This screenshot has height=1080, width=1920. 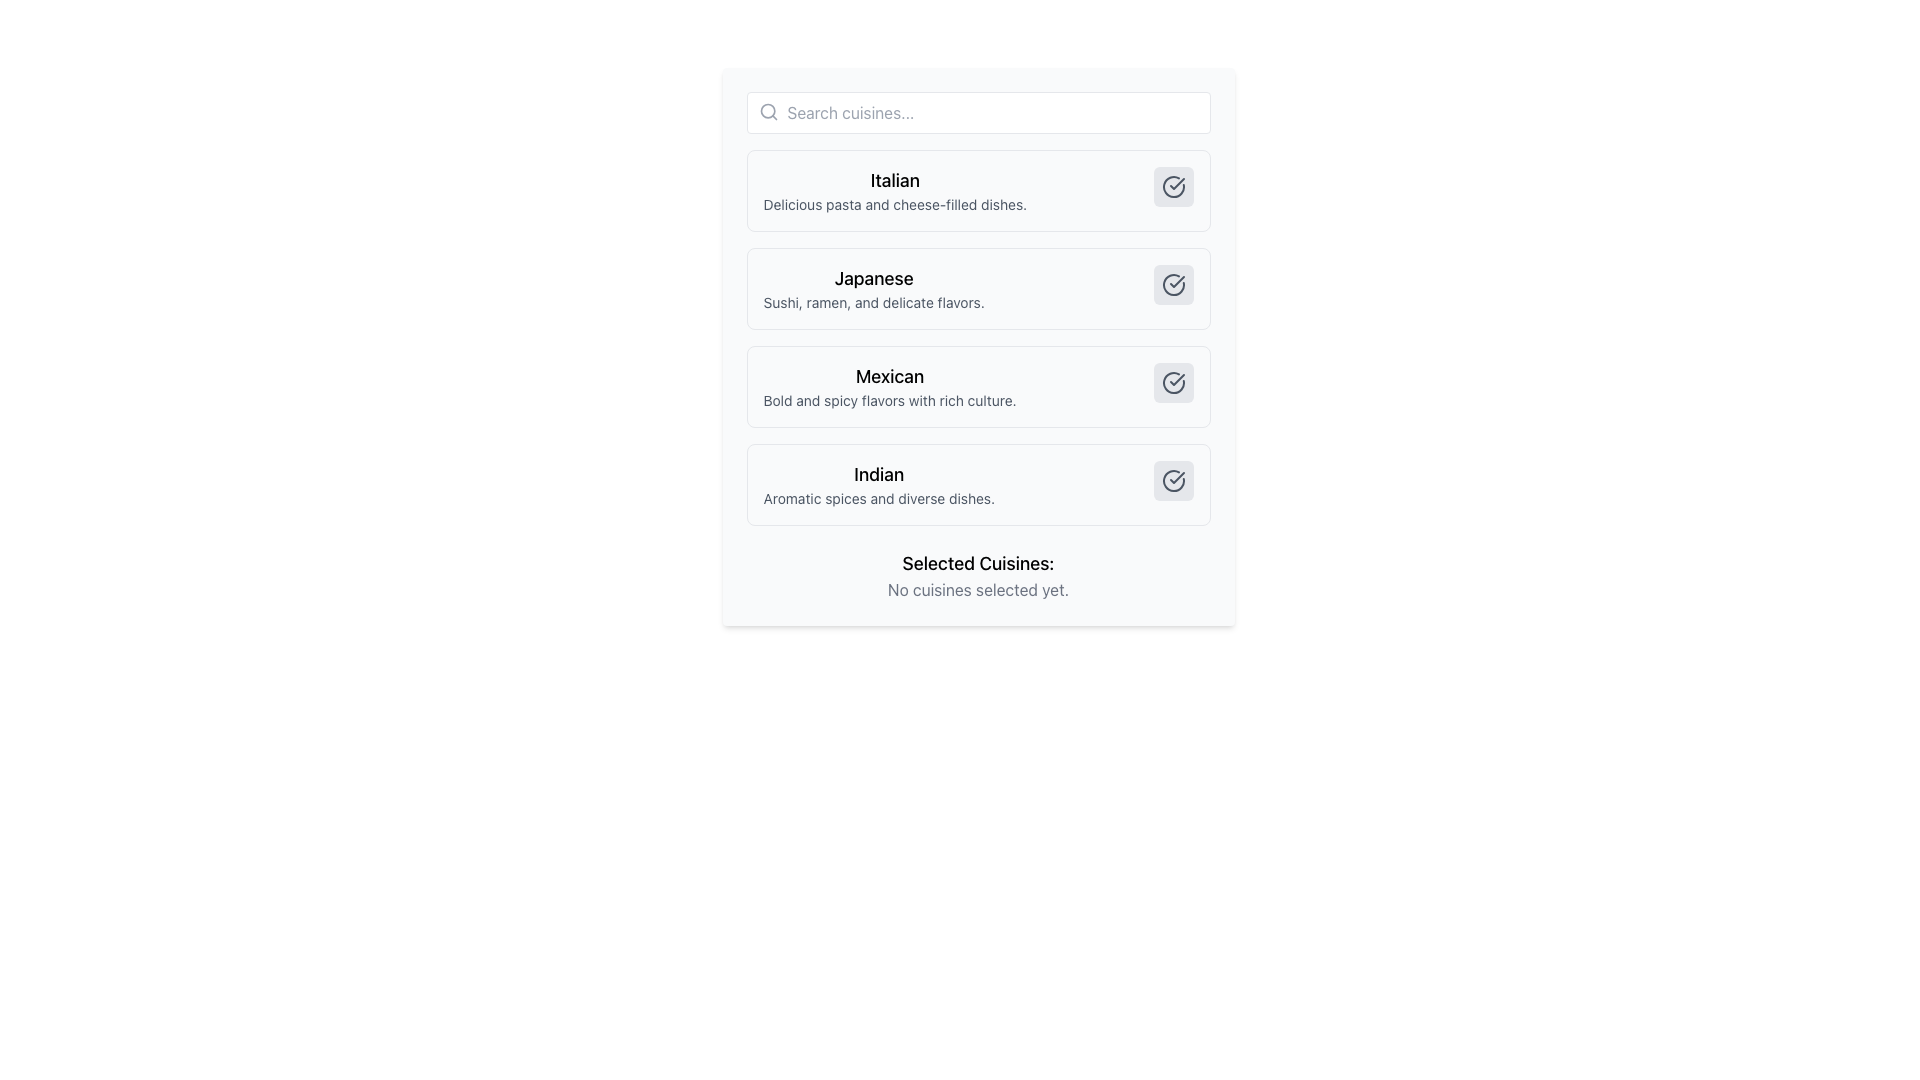 What do you see at coordinates (978, 191) in the screenshot?
I see `the first selectable list item labeled 'Italian' in the cuisine menu` at bounding box center [978, 191].